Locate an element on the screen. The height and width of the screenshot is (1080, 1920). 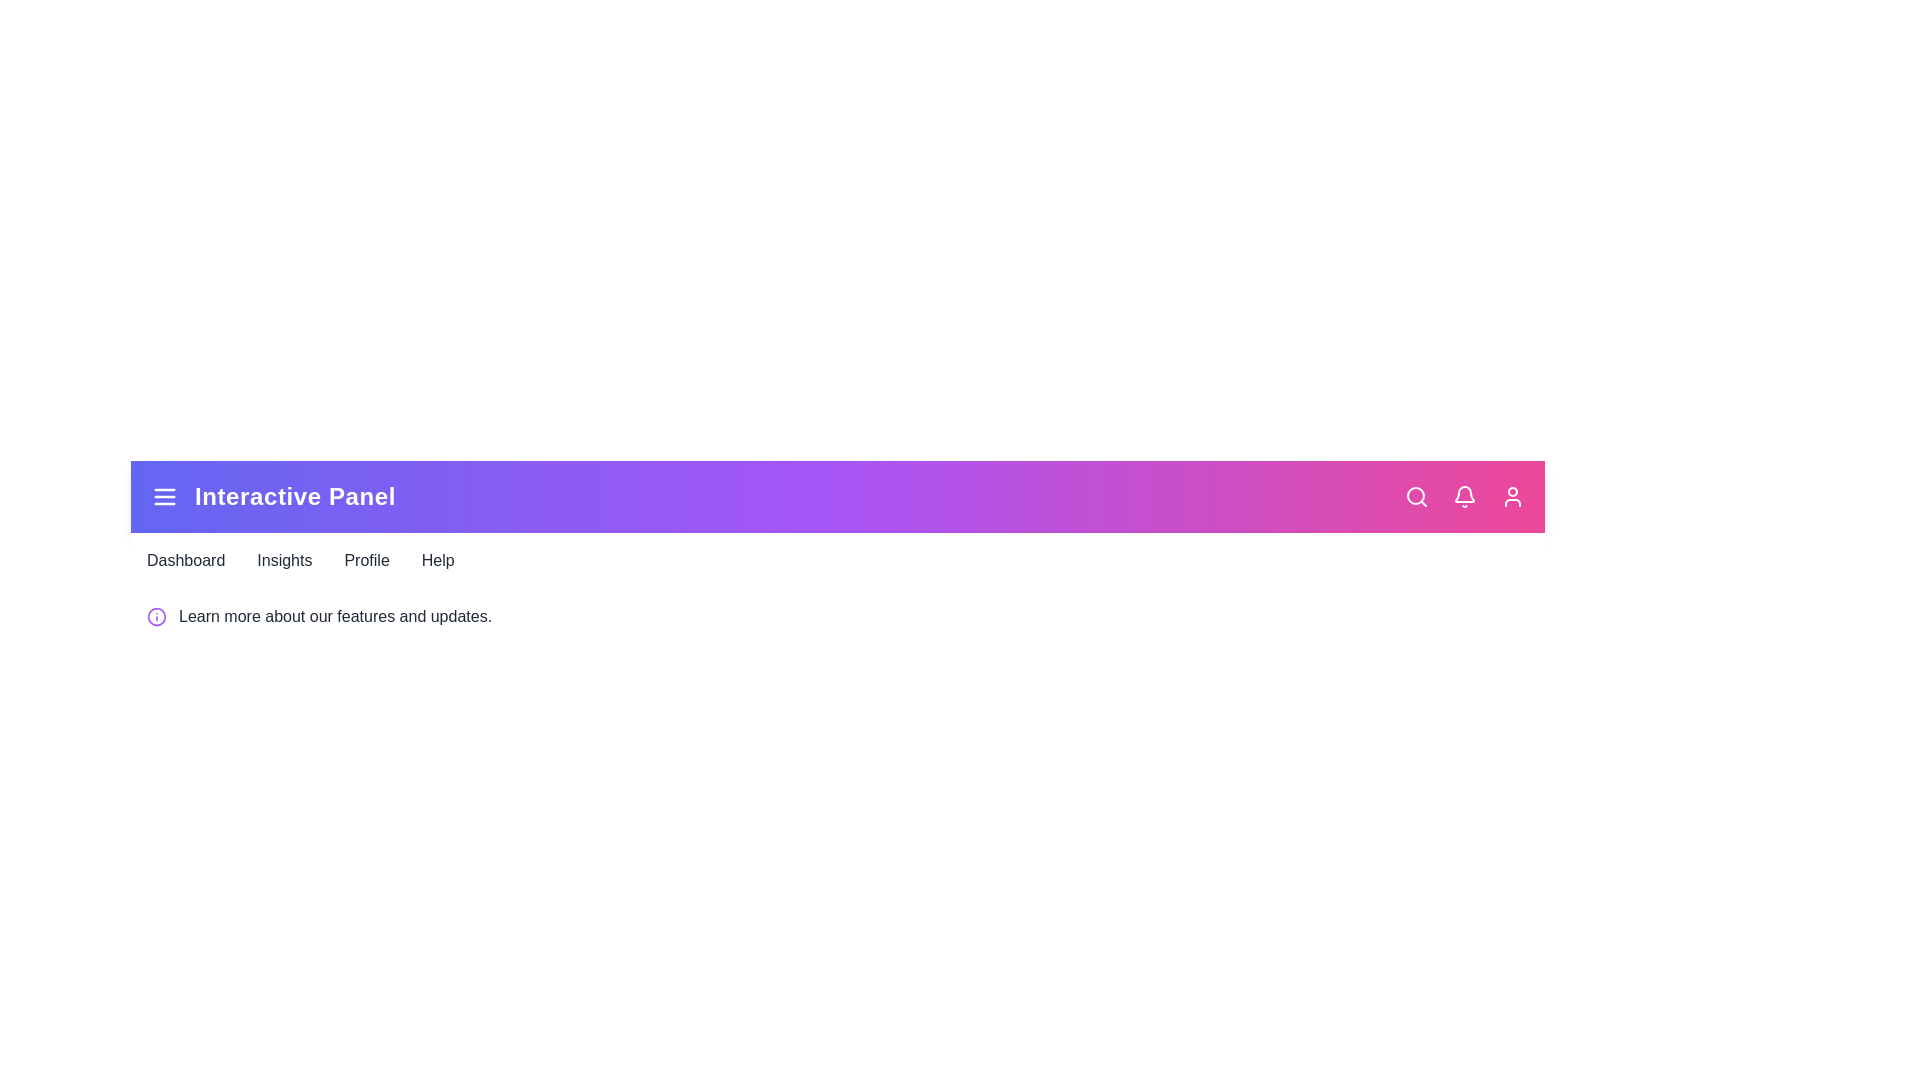
the informational icon to interact with it is located at coordinates (156, 616).